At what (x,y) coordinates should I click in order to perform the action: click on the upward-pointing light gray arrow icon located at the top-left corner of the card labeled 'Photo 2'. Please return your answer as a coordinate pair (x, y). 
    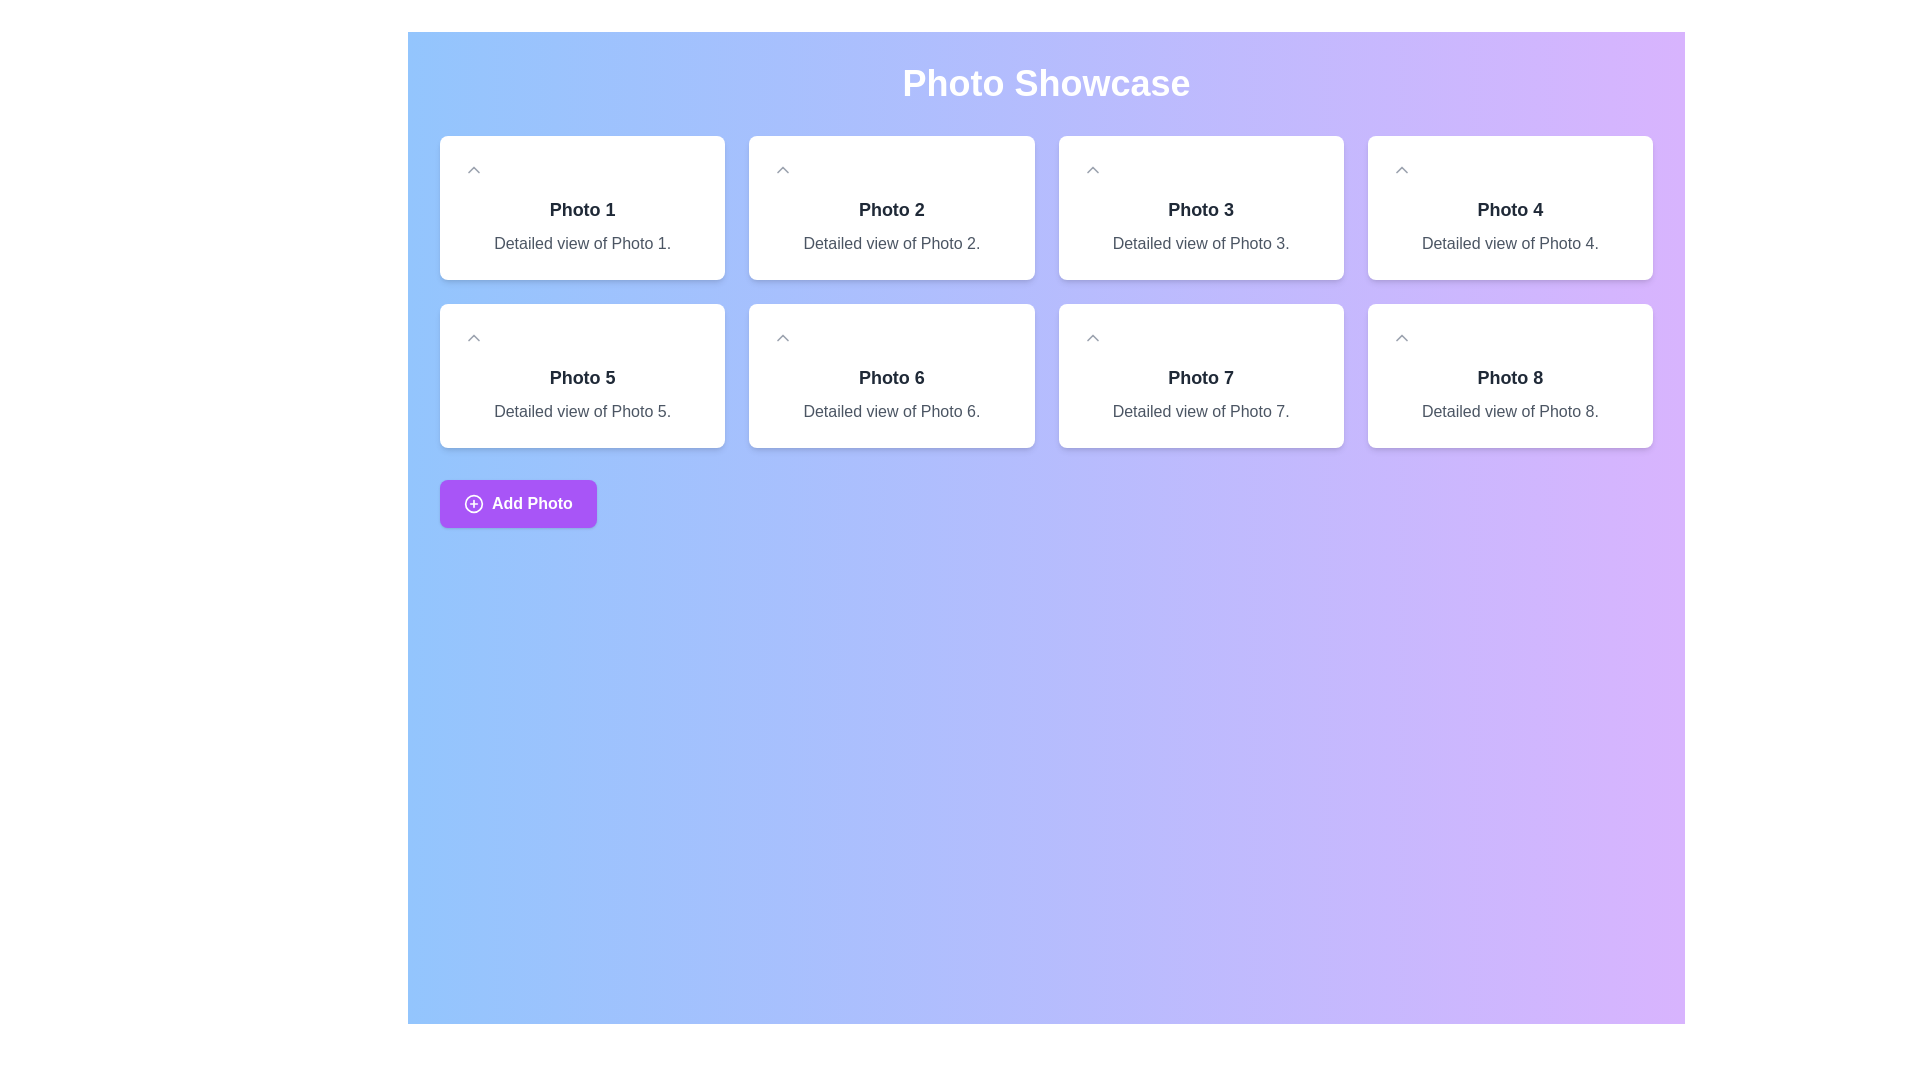
    Looking at the image, I should click on (782, 168).